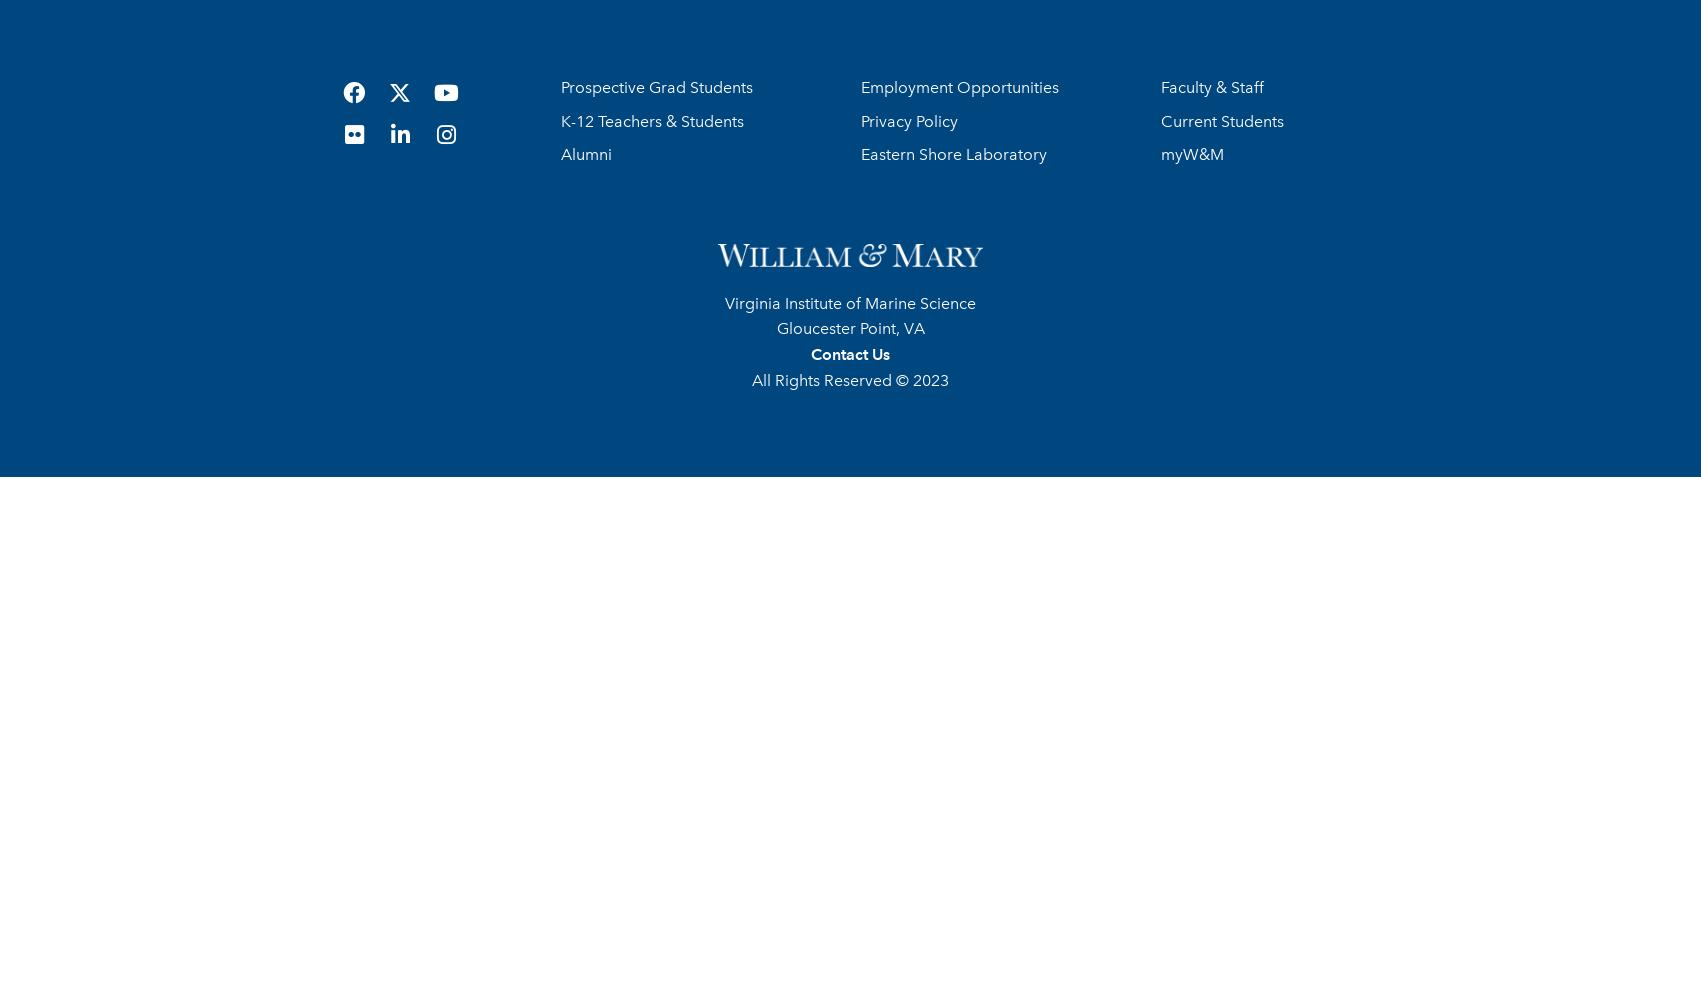 The image size is (1701, 1000). I want to click on '2023', so click(929, 379).